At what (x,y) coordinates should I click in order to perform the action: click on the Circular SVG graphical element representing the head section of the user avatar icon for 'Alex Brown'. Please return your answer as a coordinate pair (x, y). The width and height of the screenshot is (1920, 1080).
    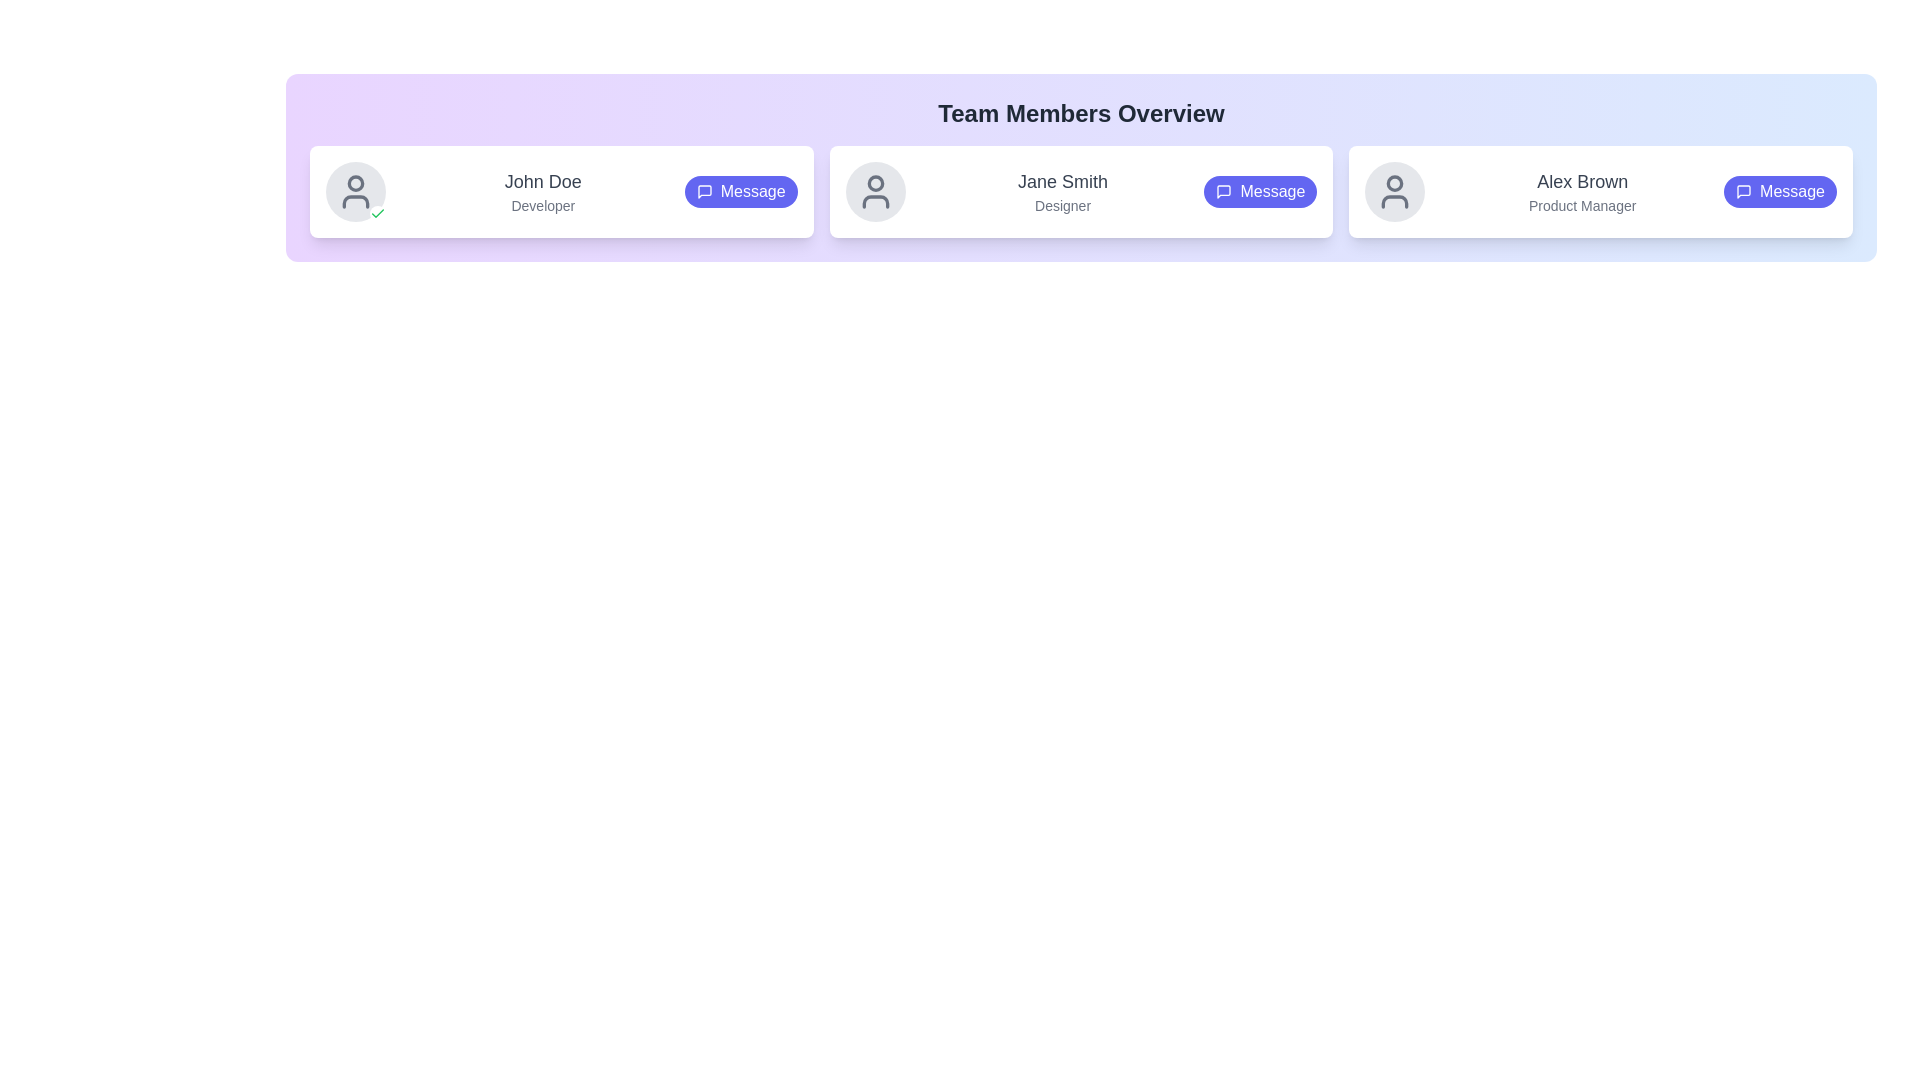
    Looking at the image, I should click on (1394, 183).